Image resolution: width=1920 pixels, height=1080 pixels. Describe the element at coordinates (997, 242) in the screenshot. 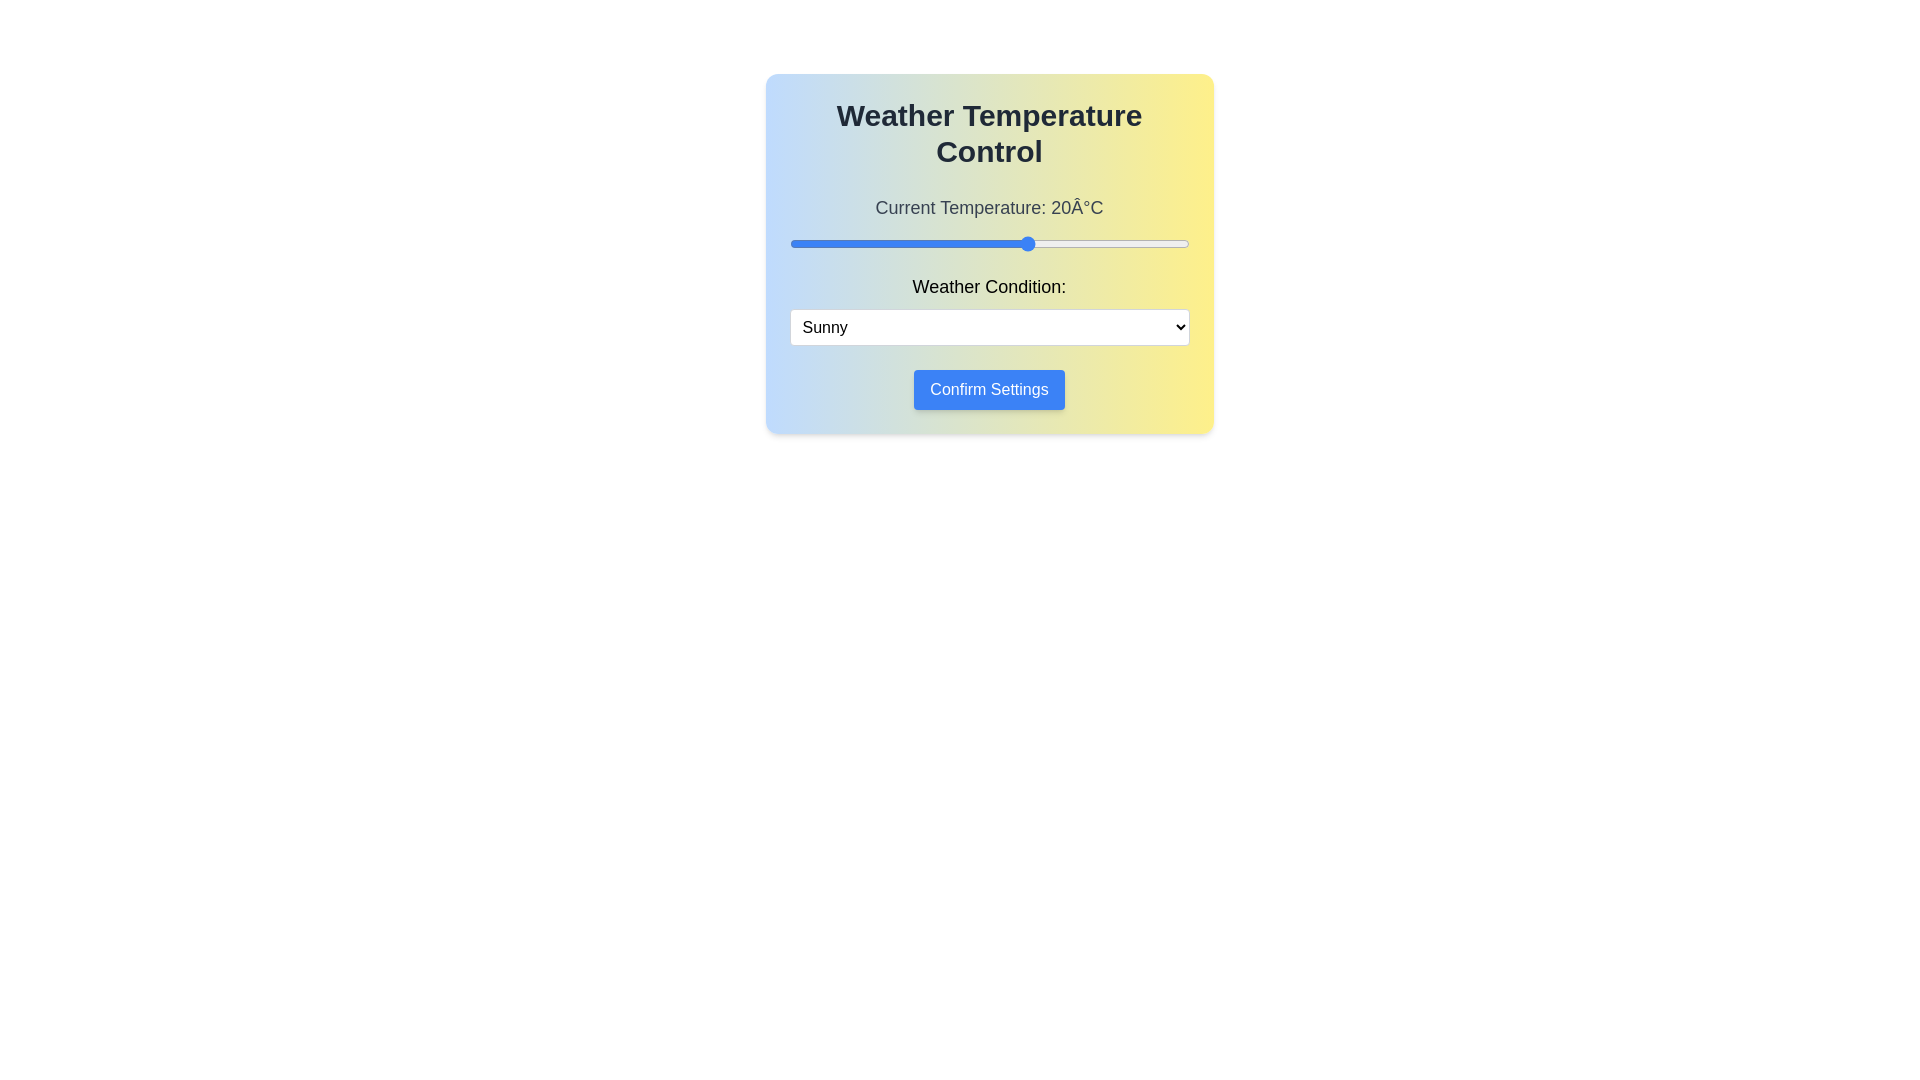

I see `the temperature slider to set the temperature to 16°C` at that location.